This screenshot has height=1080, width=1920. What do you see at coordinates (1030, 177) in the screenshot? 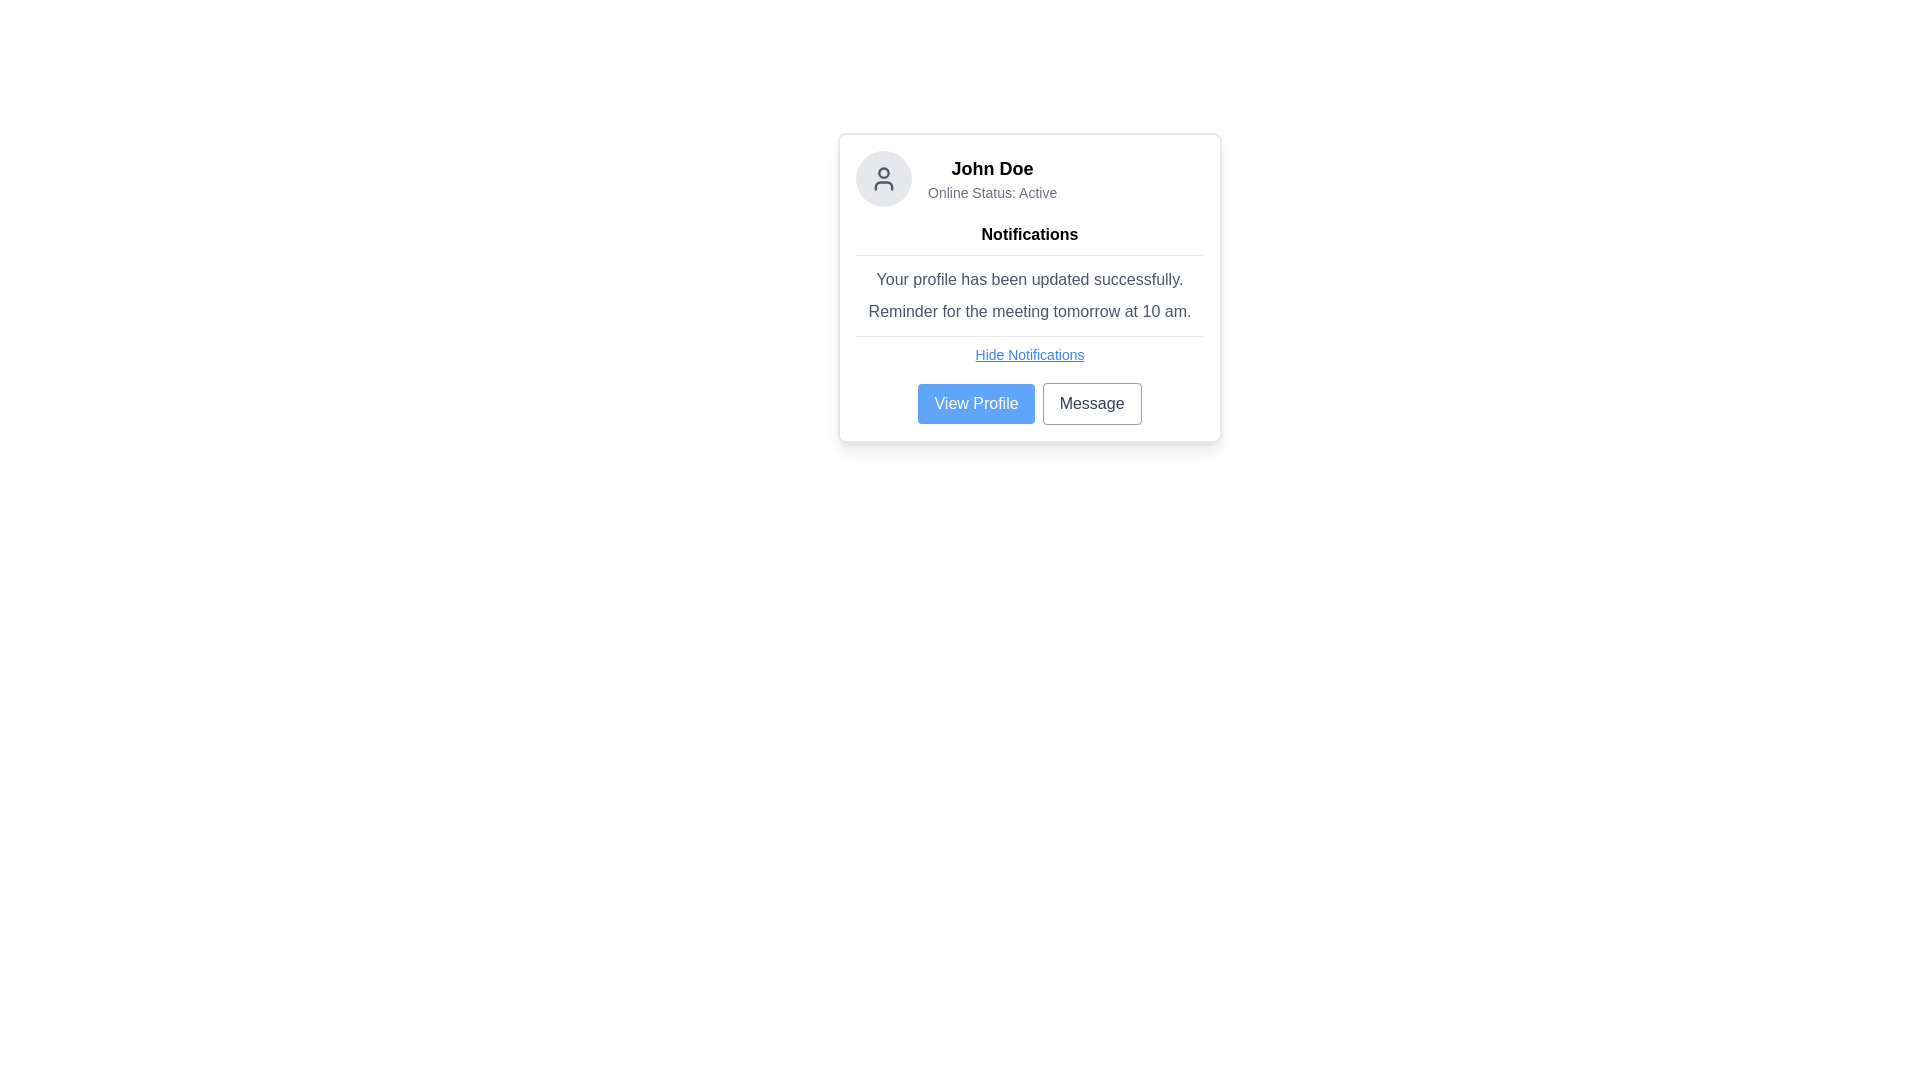
I see `the user's name in the Profile header section` at bounding box center [1030, 177].